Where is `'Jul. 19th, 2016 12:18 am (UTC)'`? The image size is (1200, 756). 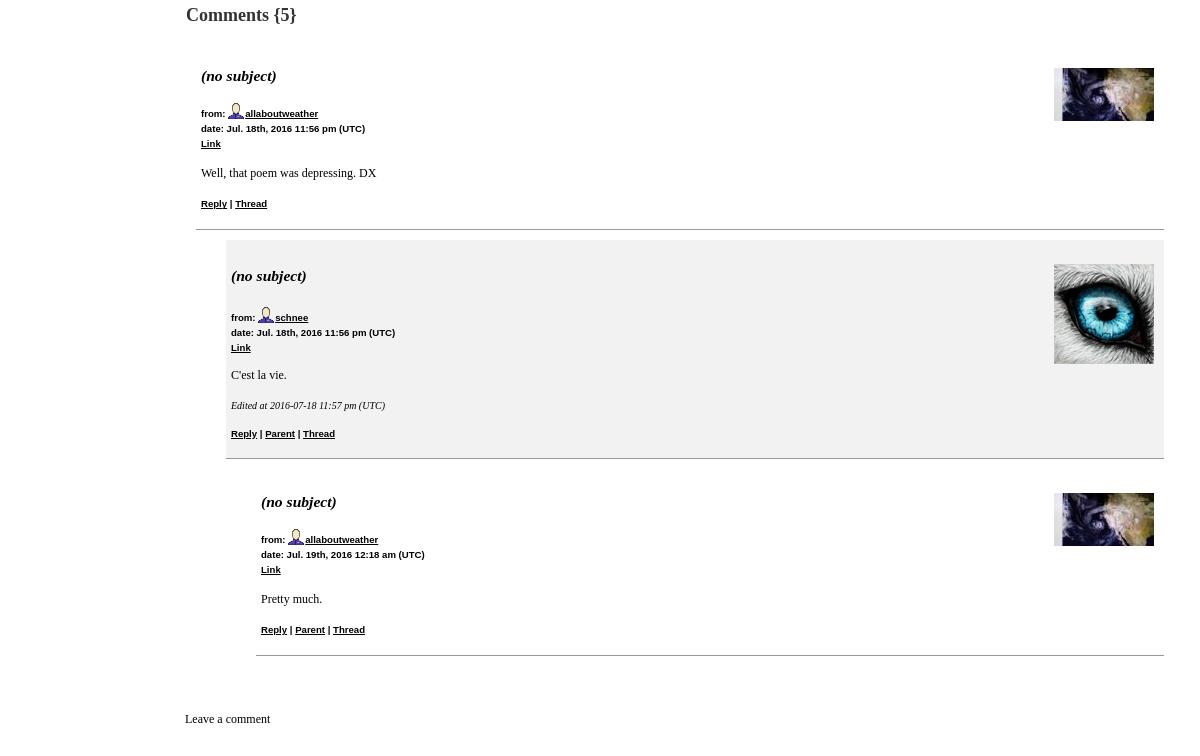 'Jul. 19th, 2016 12:18 am (UTC)' is located at coordinates (354, 554).